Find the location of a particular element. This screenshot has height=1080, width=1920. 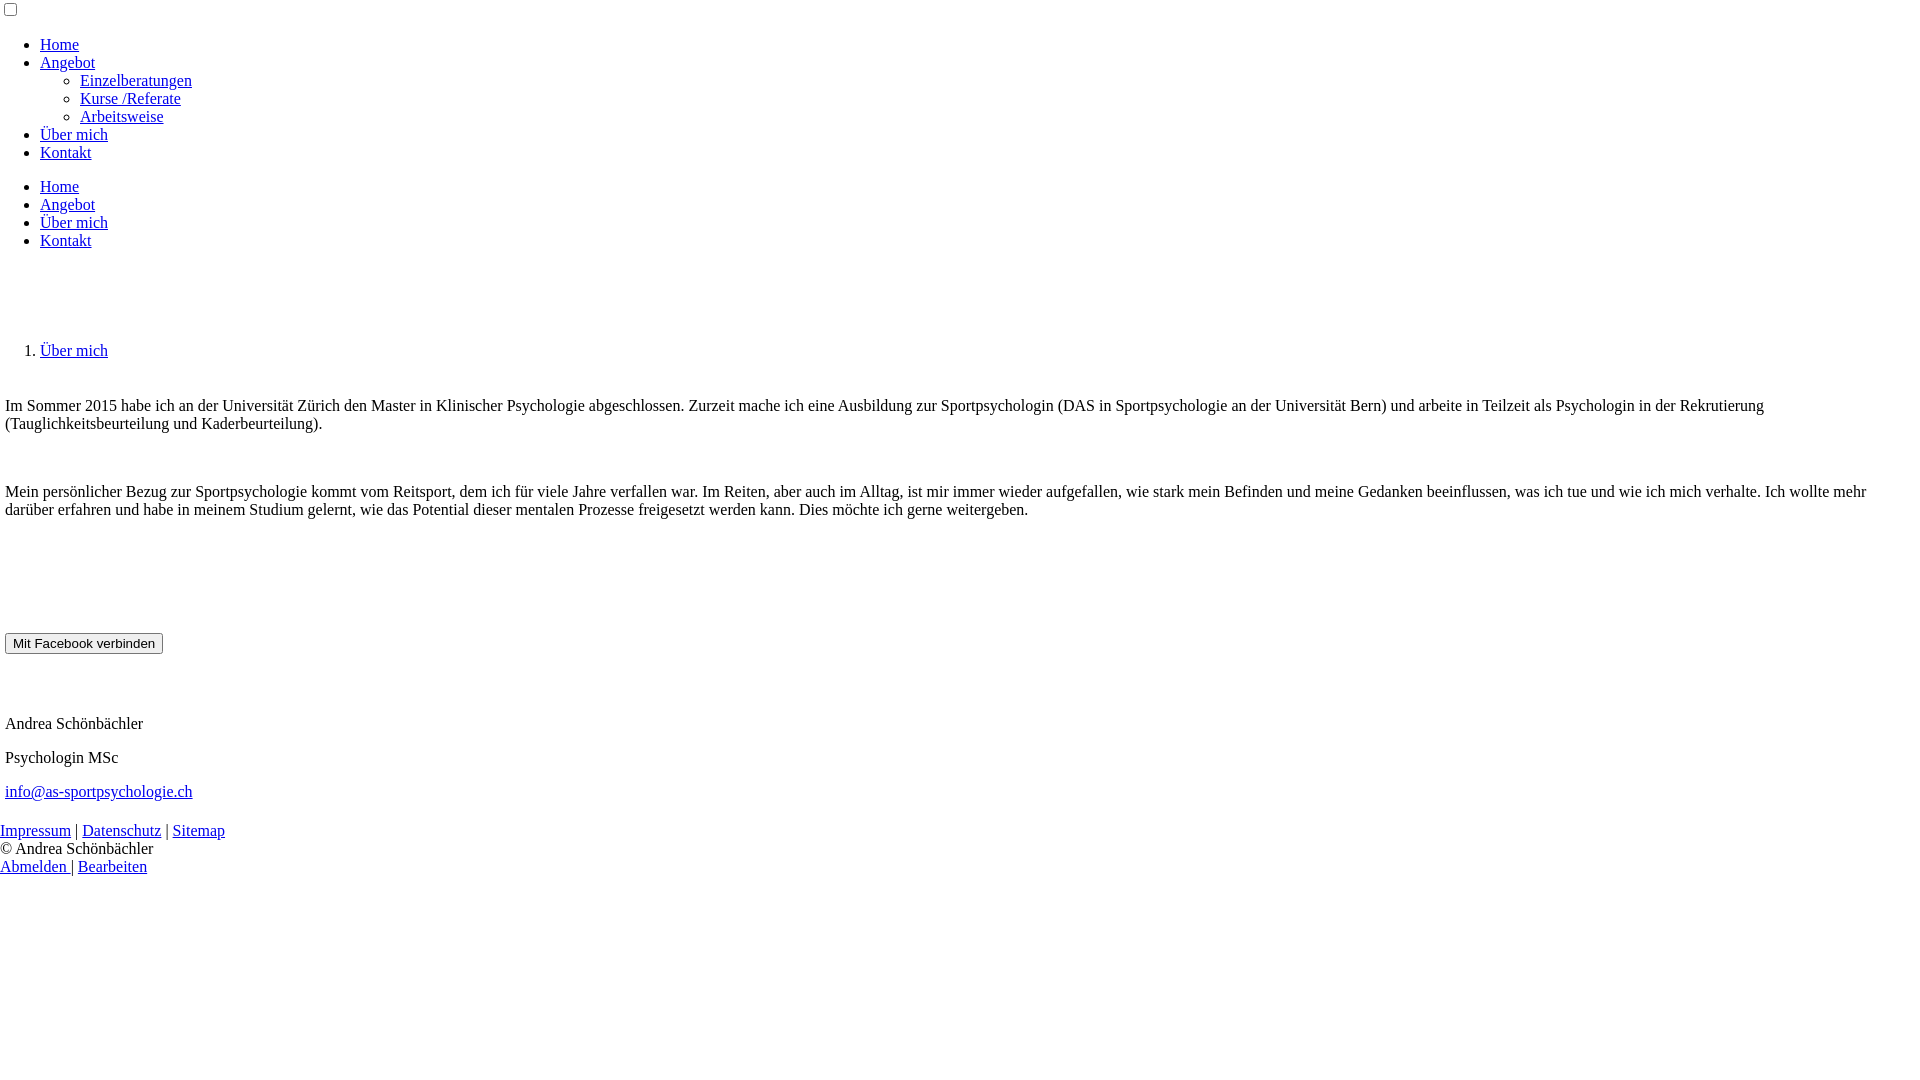

'Kontakt' is located at coordinates (66, 151).